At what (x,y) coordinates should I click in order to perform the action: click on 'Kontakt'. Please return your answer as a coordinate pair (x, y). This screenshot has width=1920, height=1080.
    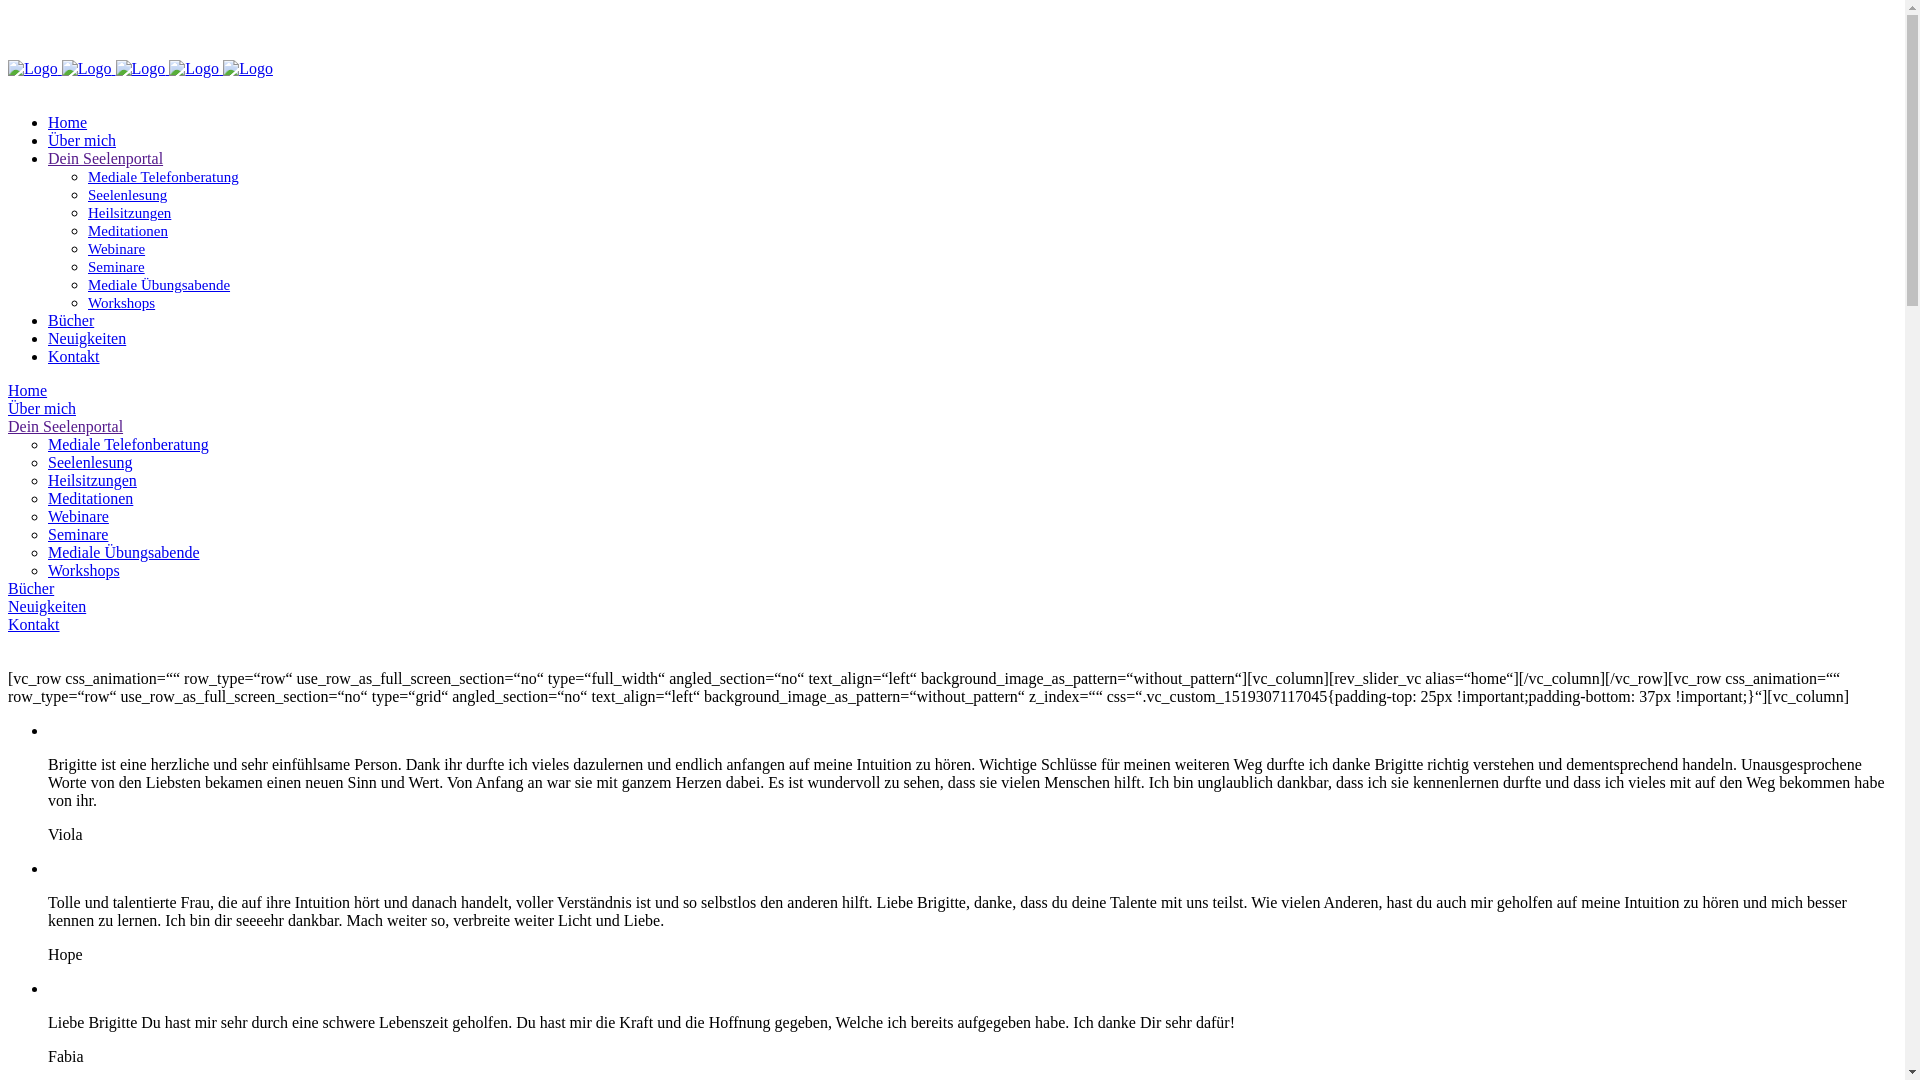
    Looking at the image, I should click on (73, 355).